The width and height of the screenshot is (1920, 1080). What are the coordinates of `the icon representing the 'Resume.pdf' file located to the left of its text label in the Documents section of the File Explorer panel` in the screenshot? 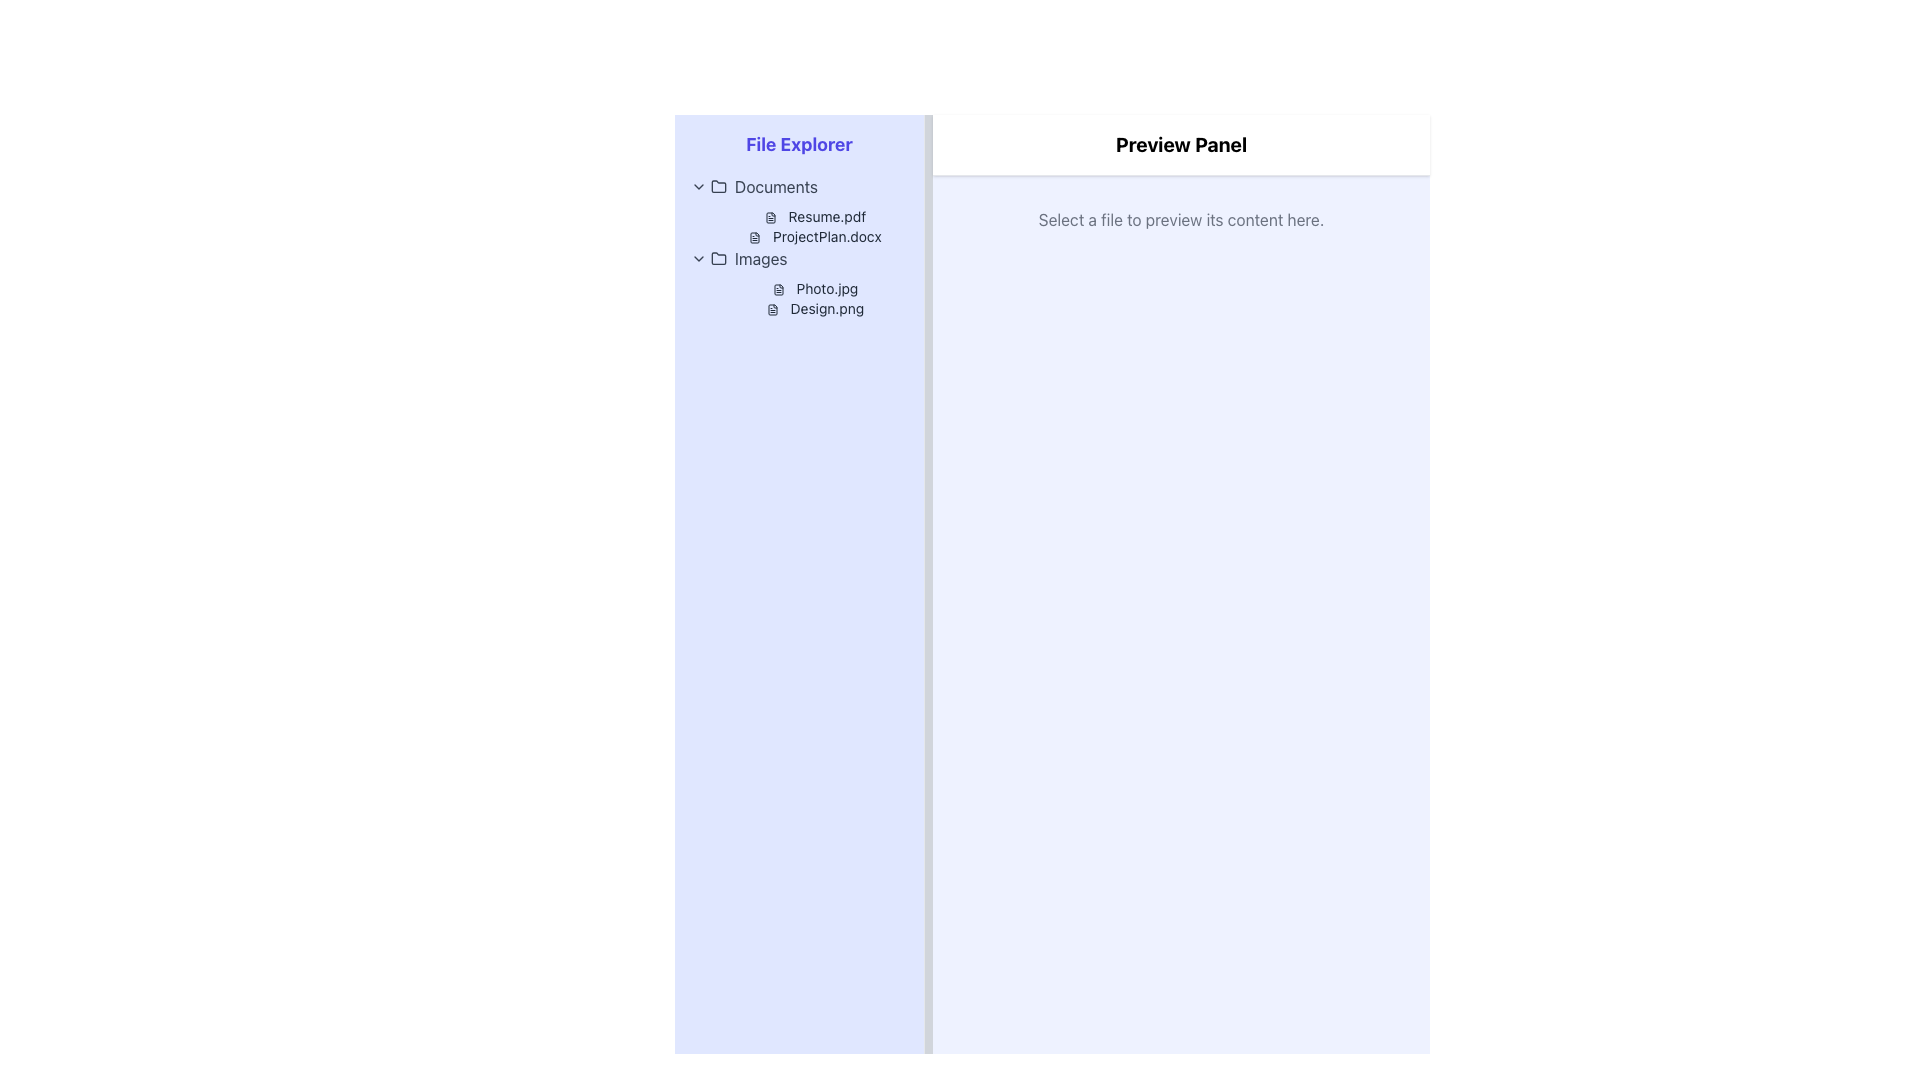 It's located at (769, 218).